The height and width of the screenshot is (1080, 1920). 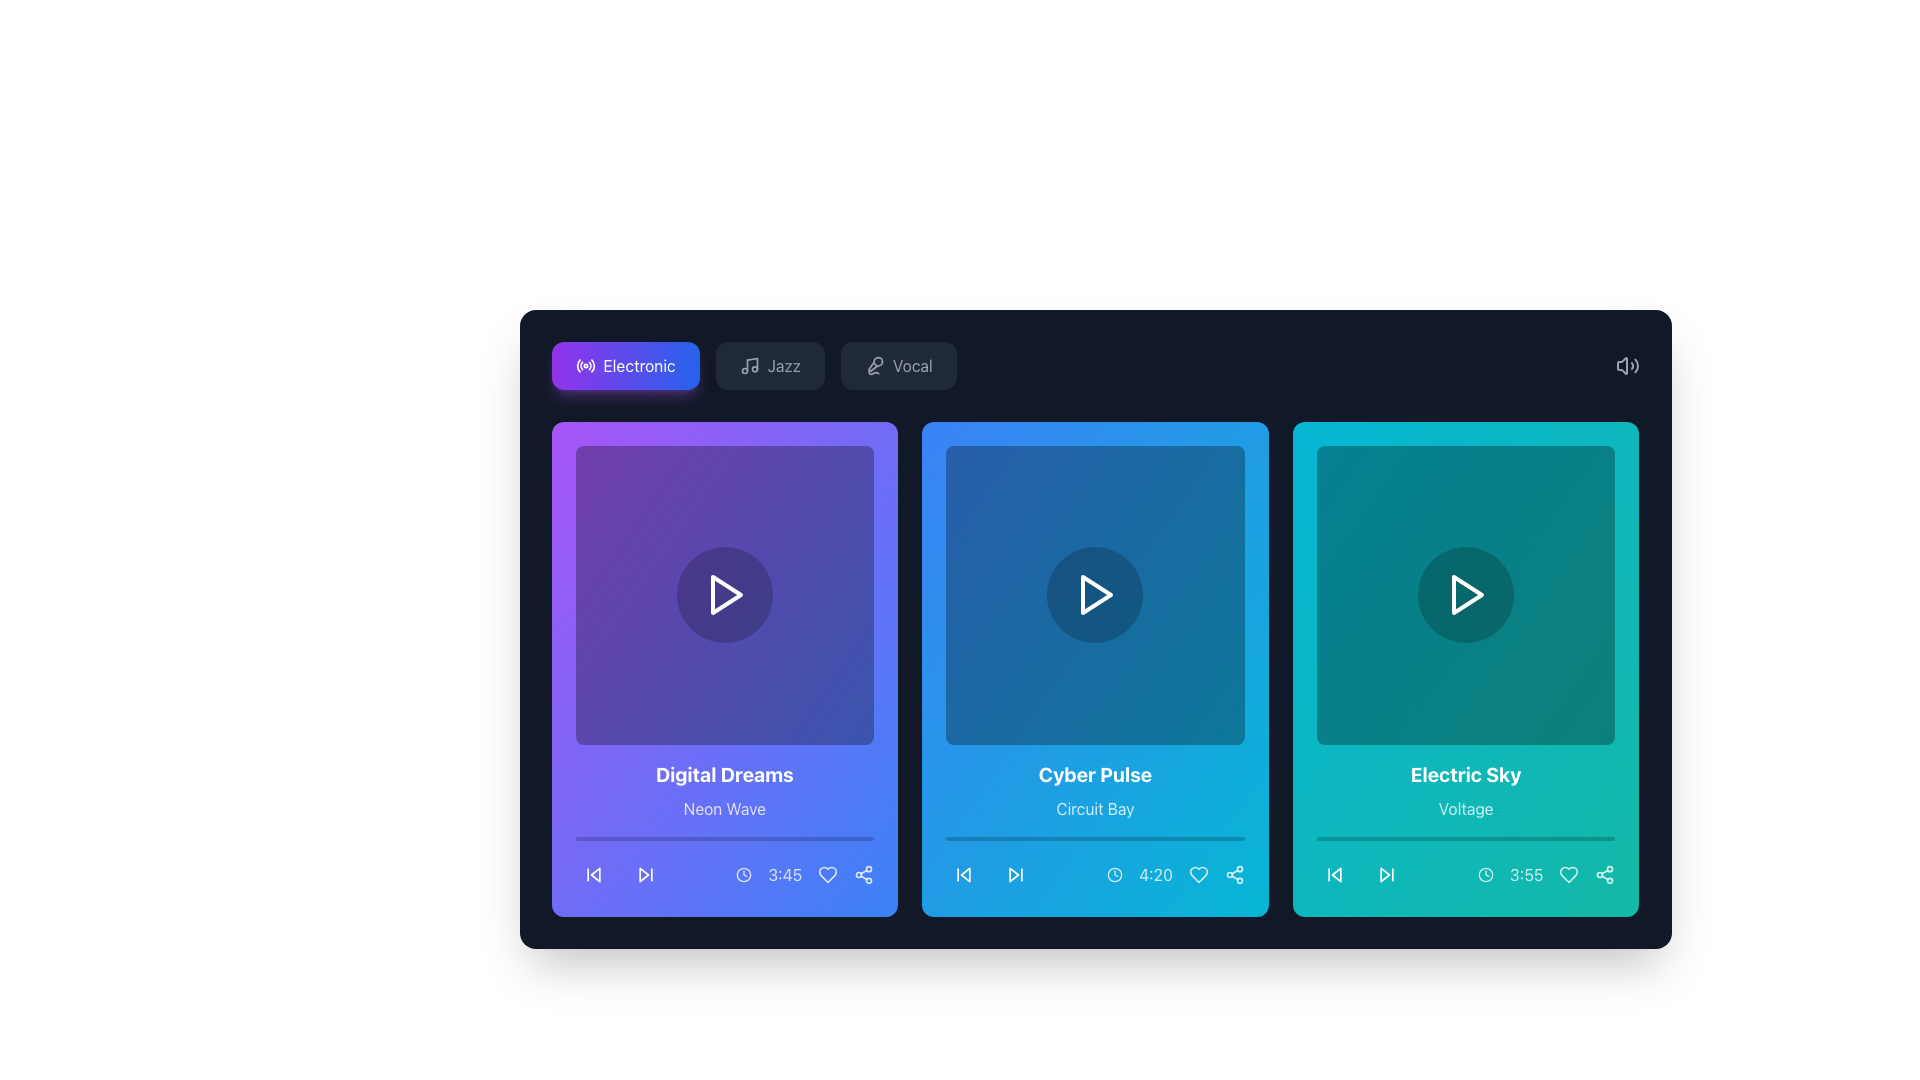 What do you see at coordinates (1605, 873) in the screenshot?
I see `the share icon, which is represented by three interconnected circles in a triangular pattern, located on the bottom right of the card labeled 'Electric Sky', to initiate a sharing action` at bounding box center [1605, 873].